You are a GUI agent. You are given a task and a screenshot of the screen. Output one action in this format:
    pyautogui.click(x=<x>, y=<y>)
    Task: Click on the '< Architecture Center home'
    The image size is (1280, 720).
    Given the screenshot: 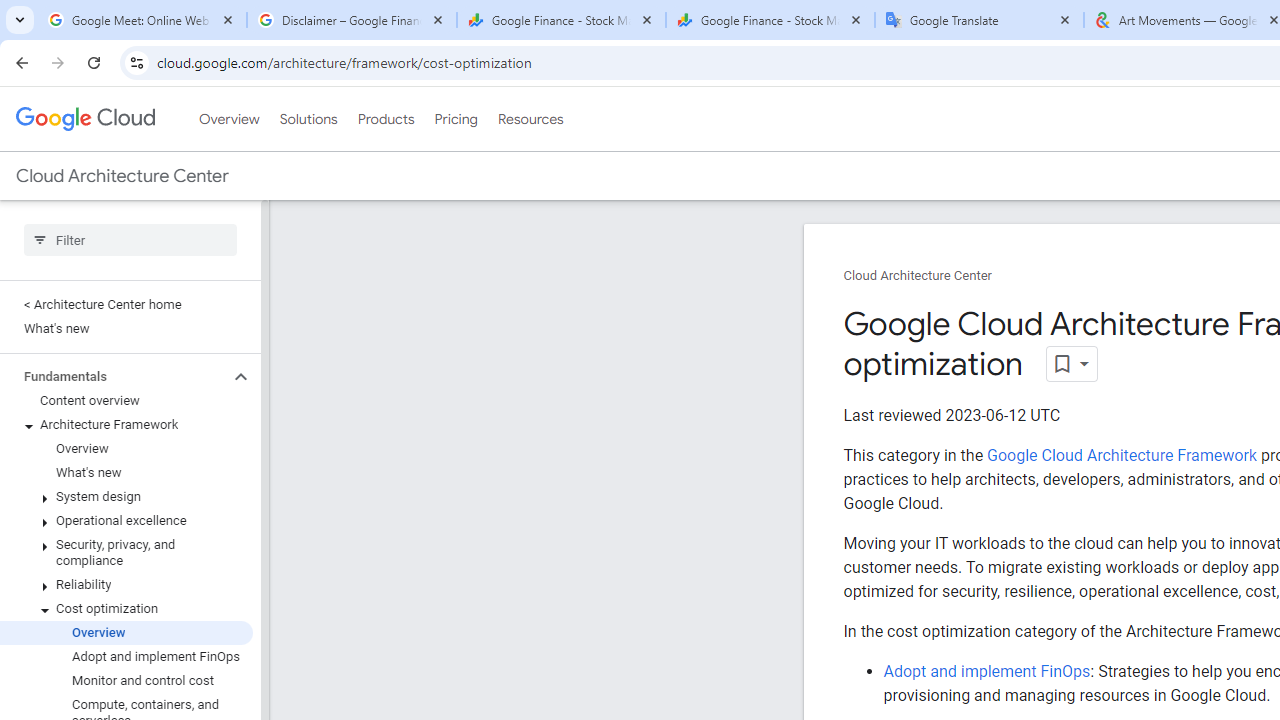 What is the action you would take?
    pyautogui.click(x=125, y=304)
    